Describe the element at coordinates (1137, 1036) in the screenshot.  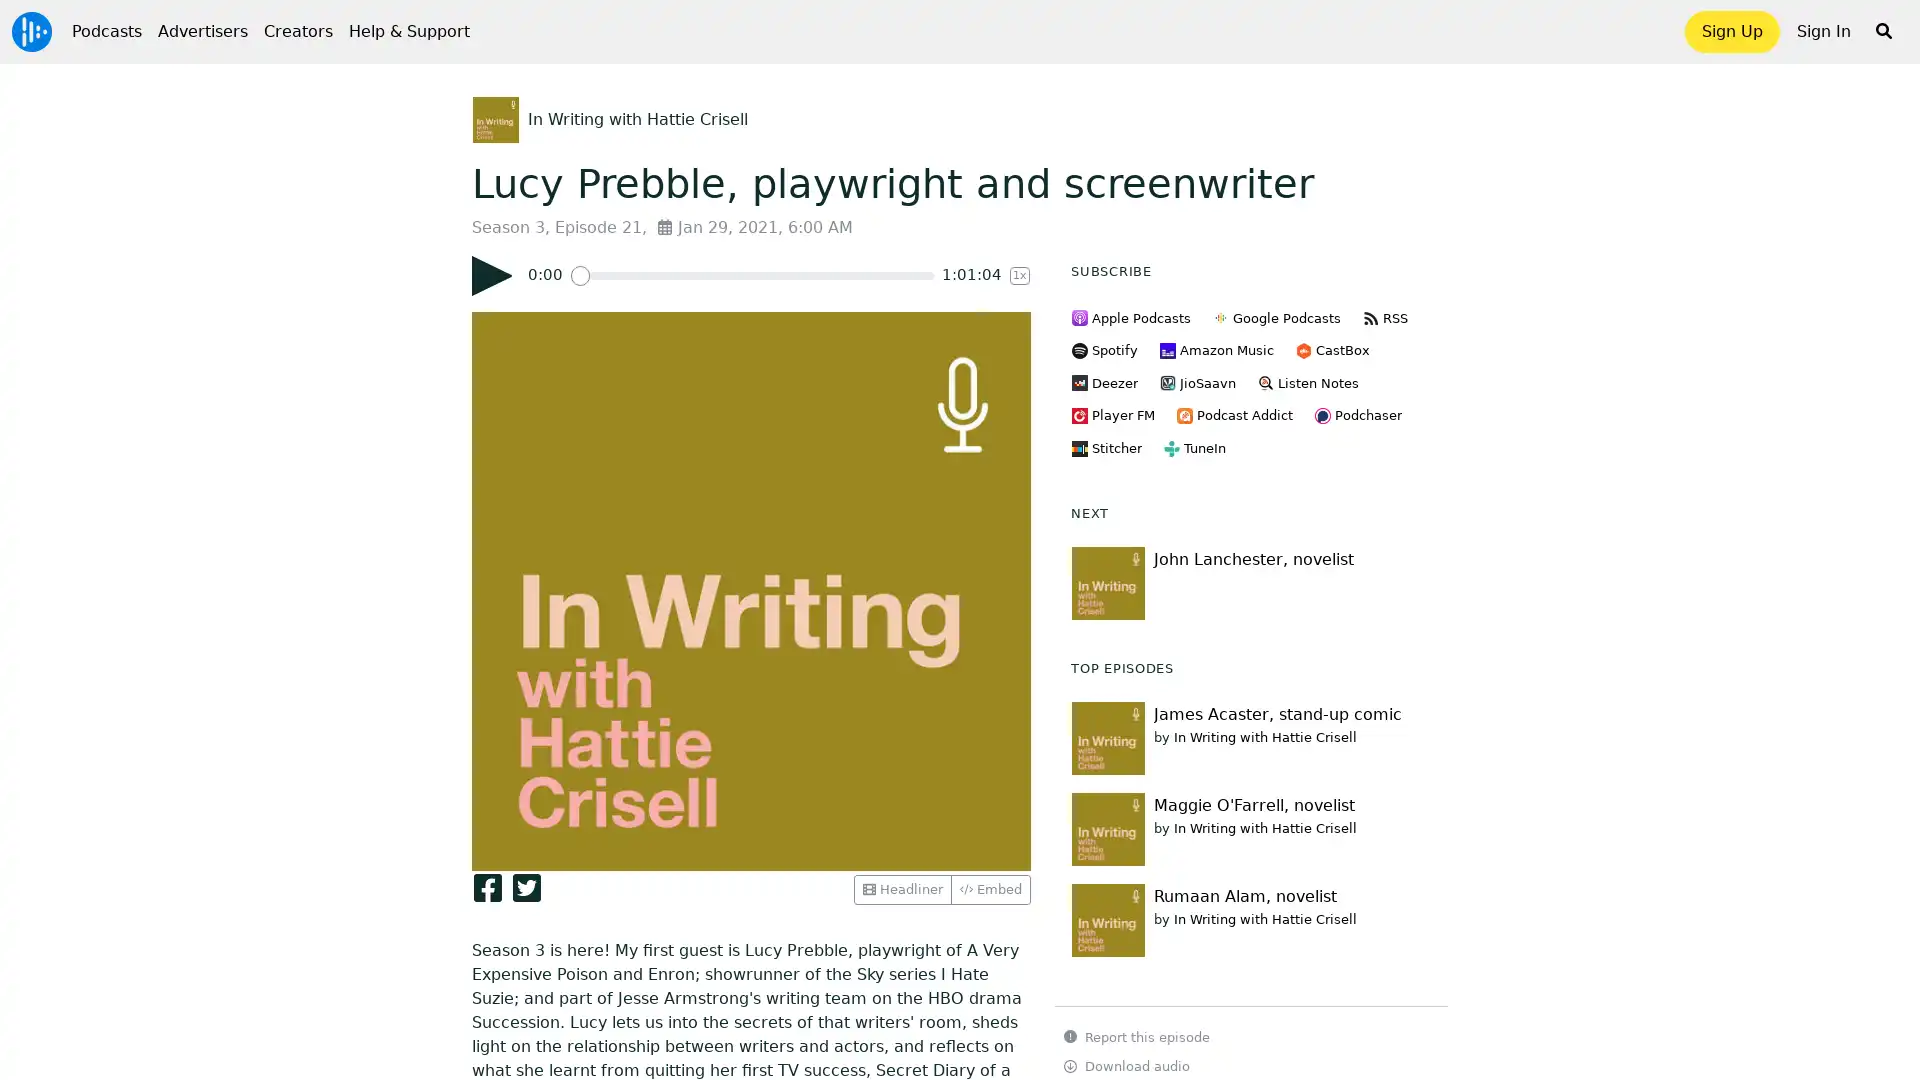
I see `Report this episode` at that location.